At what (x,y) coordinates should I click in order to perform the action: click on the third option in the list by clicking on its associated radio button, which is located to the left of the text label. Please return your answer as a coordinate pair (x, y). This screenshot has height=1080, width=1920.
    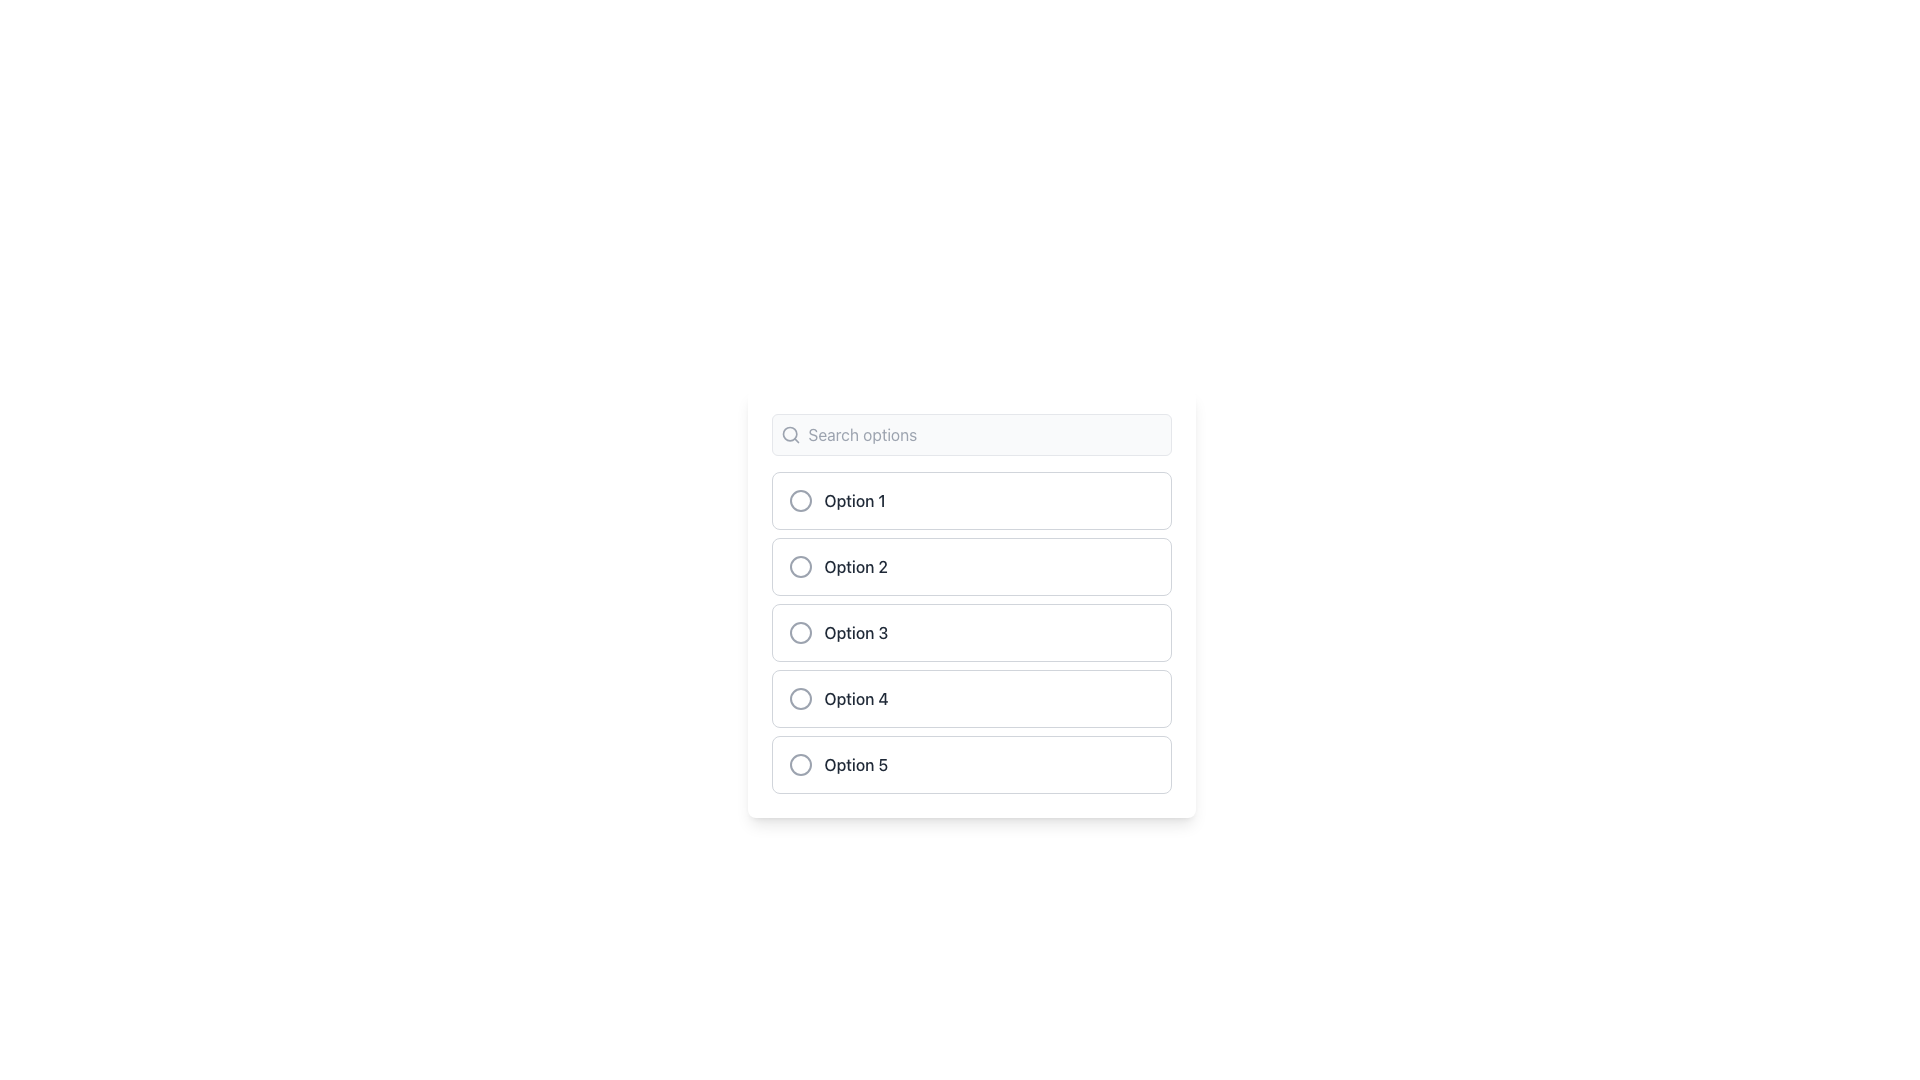
    Looking at the image, I should click on (826, 632).